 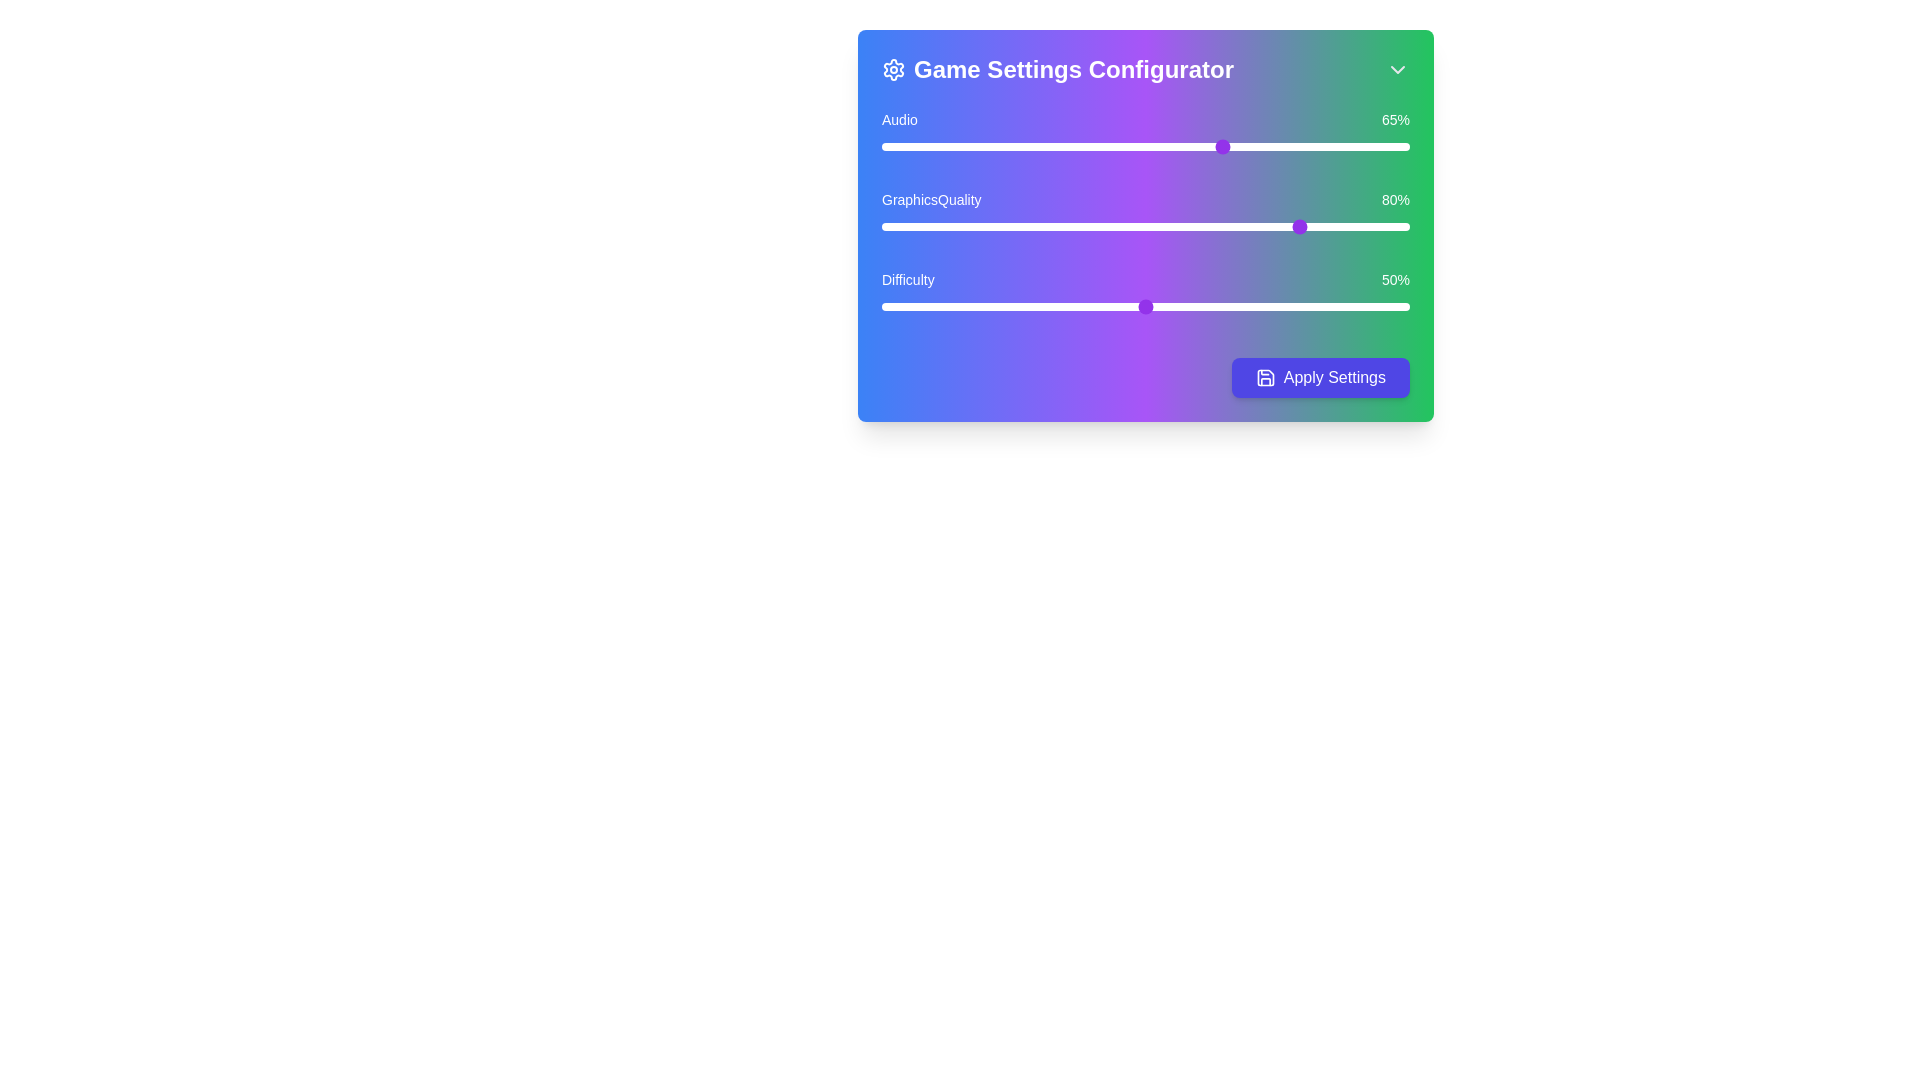 I want to click on the settings icon located at the top-left corner of the header section, so click(x=892, y=68).